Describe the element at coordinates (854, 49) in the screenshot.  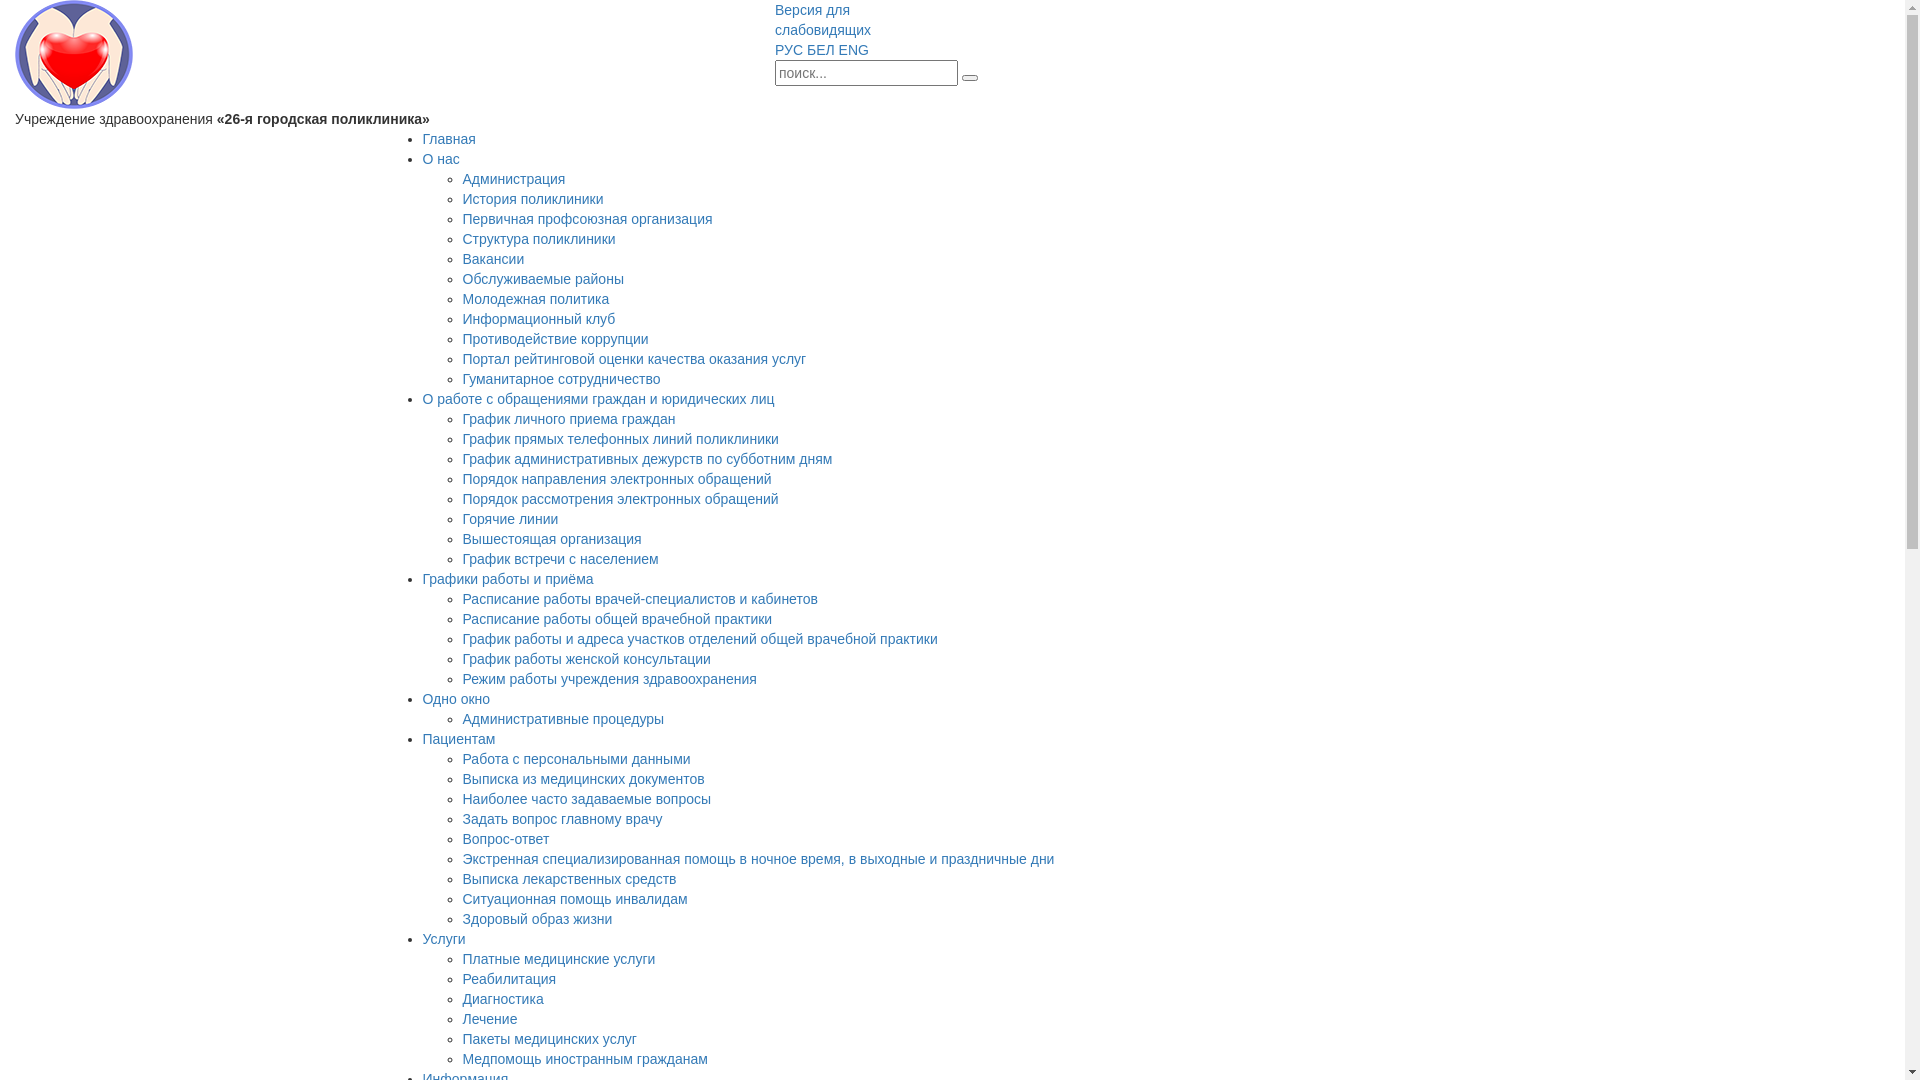
I see `'ENG'` at that location.